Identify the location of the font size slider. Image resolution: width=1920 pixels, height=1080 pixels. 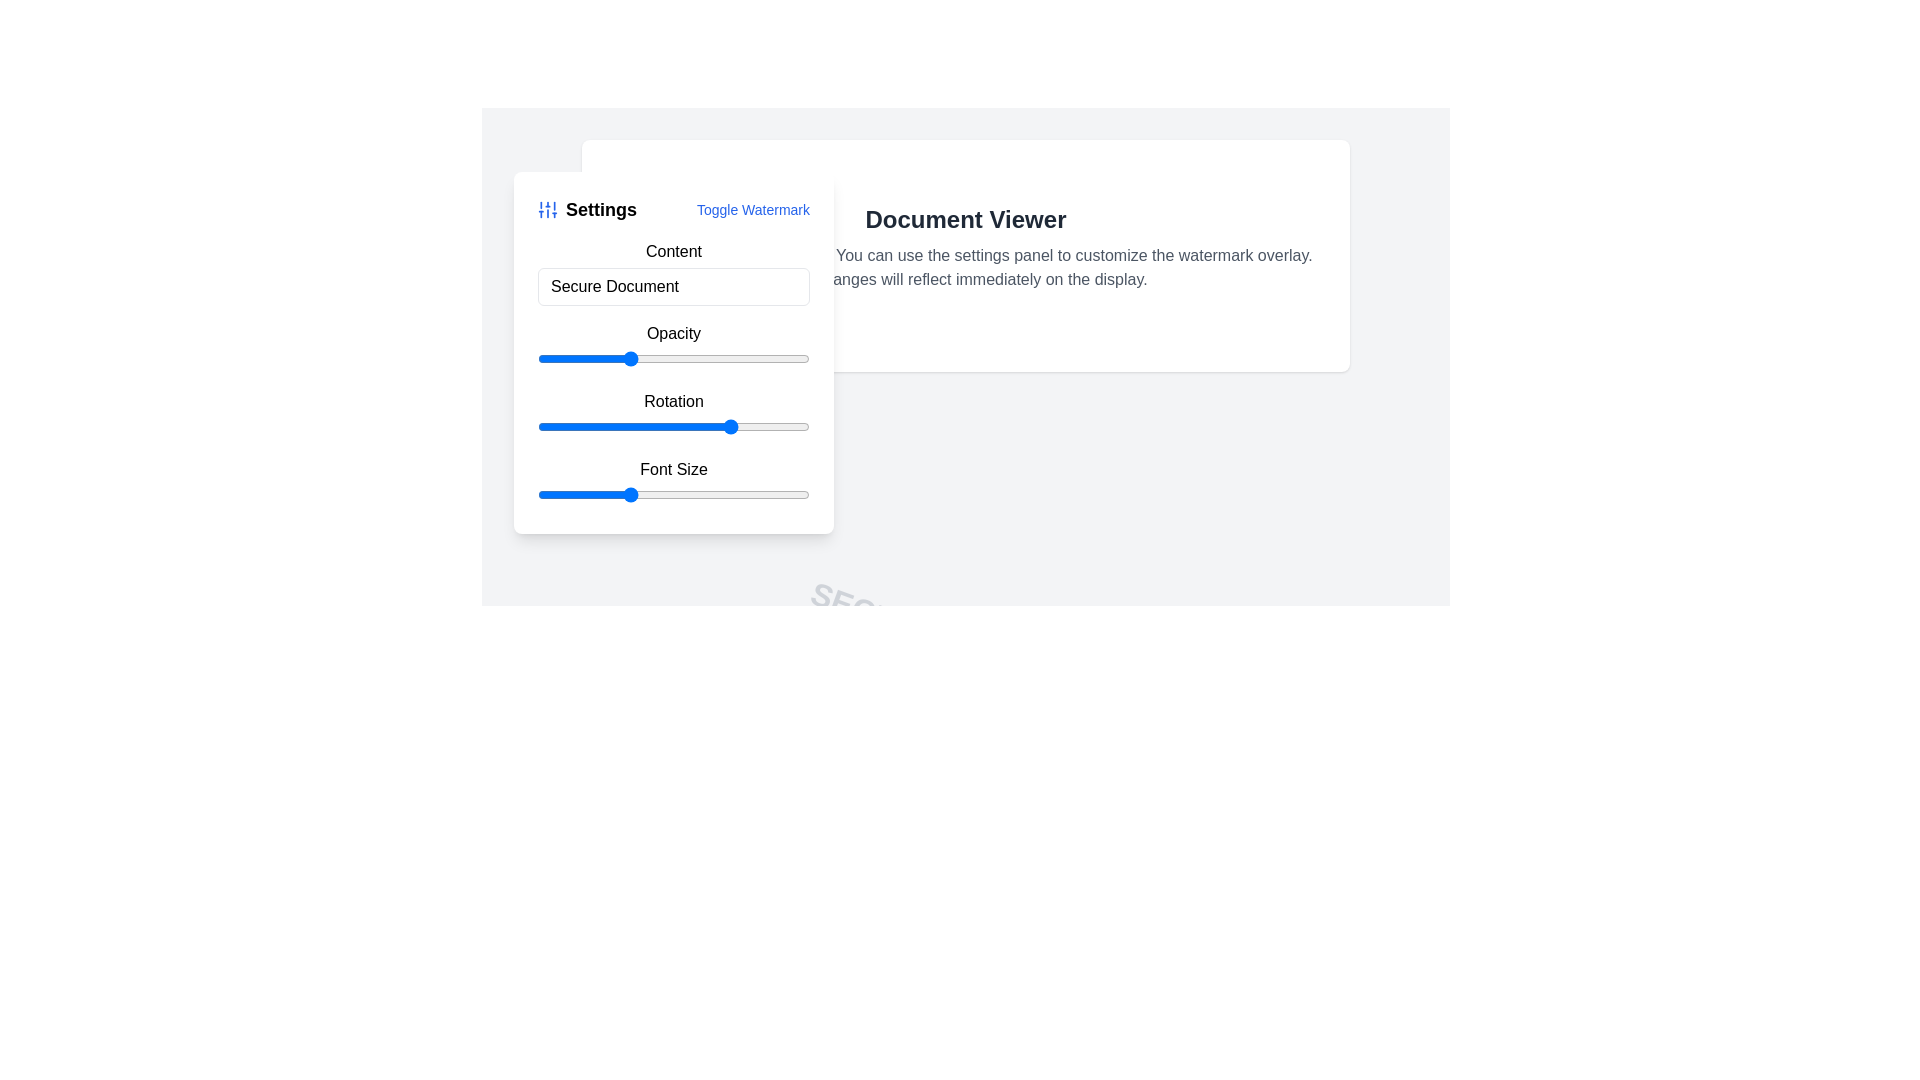
(543, 494).